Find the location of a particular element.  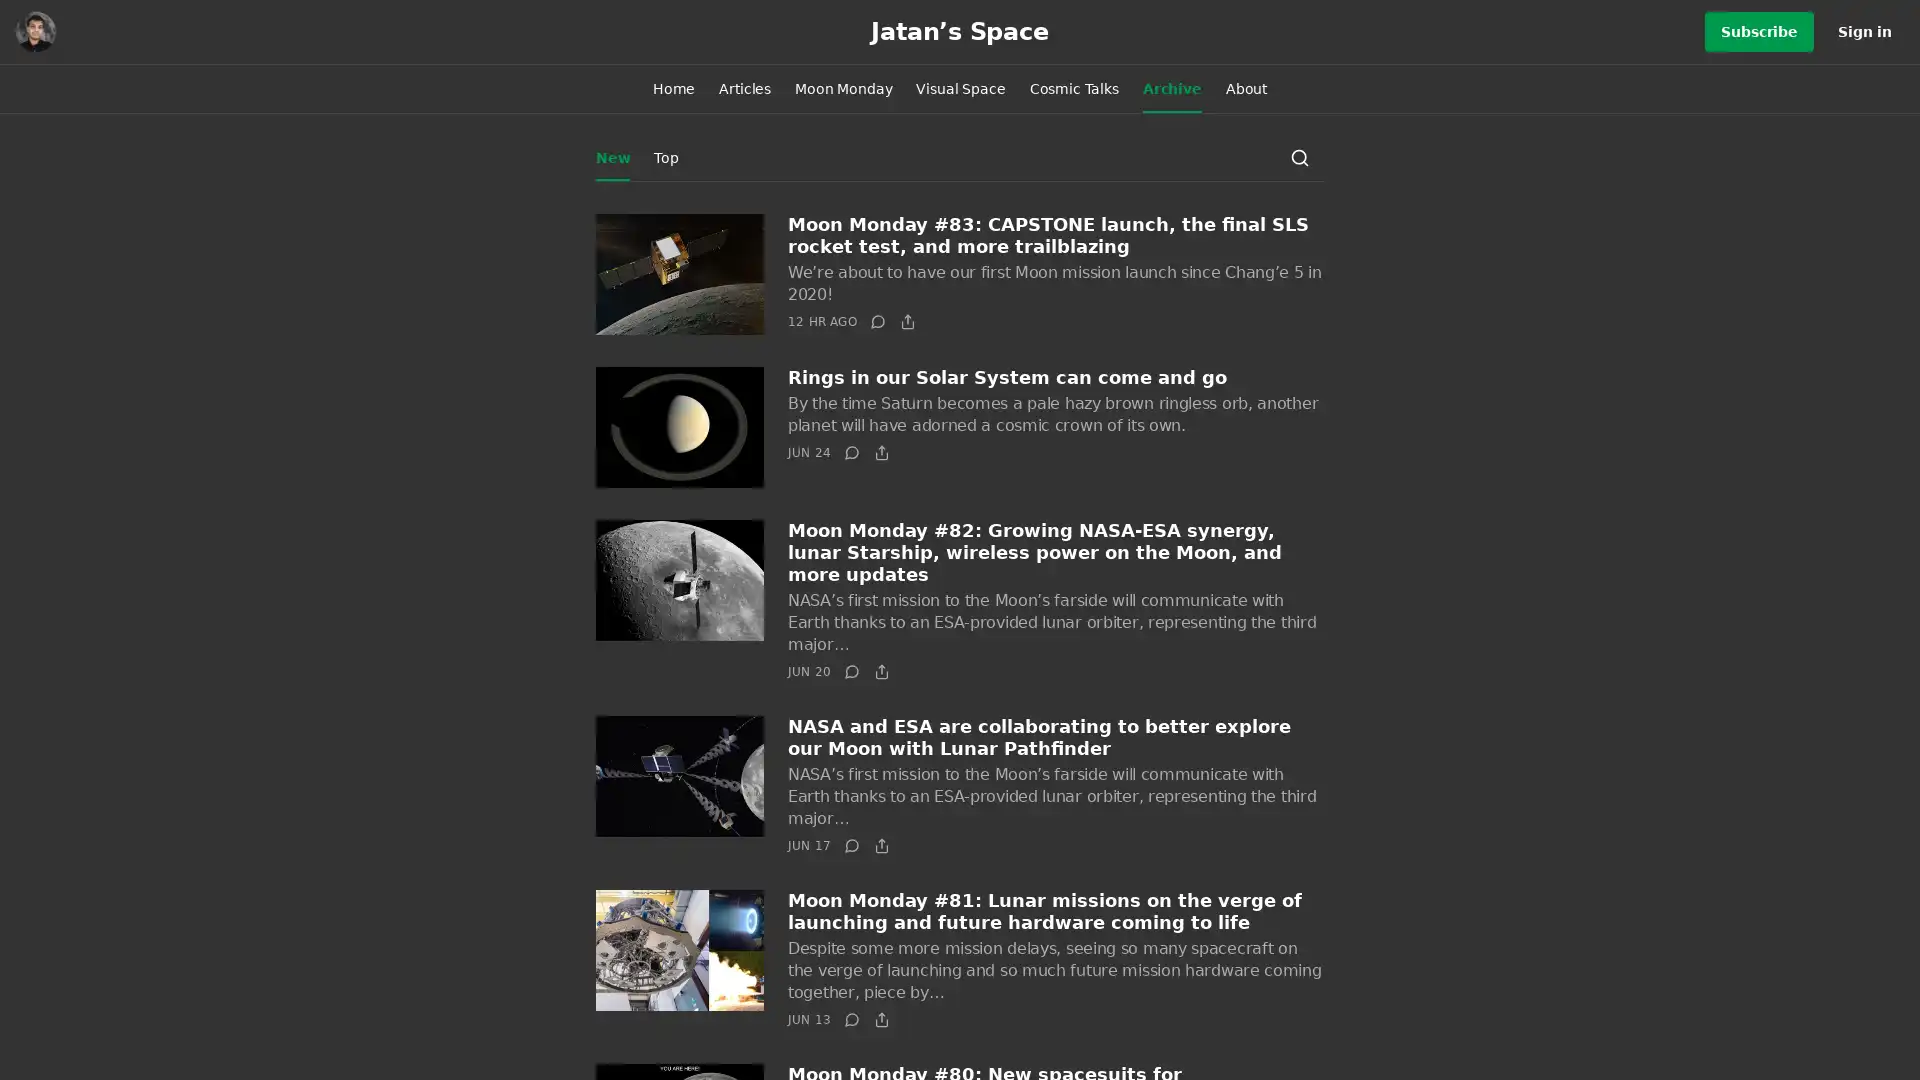

About is located at coordinates (1245, 87).